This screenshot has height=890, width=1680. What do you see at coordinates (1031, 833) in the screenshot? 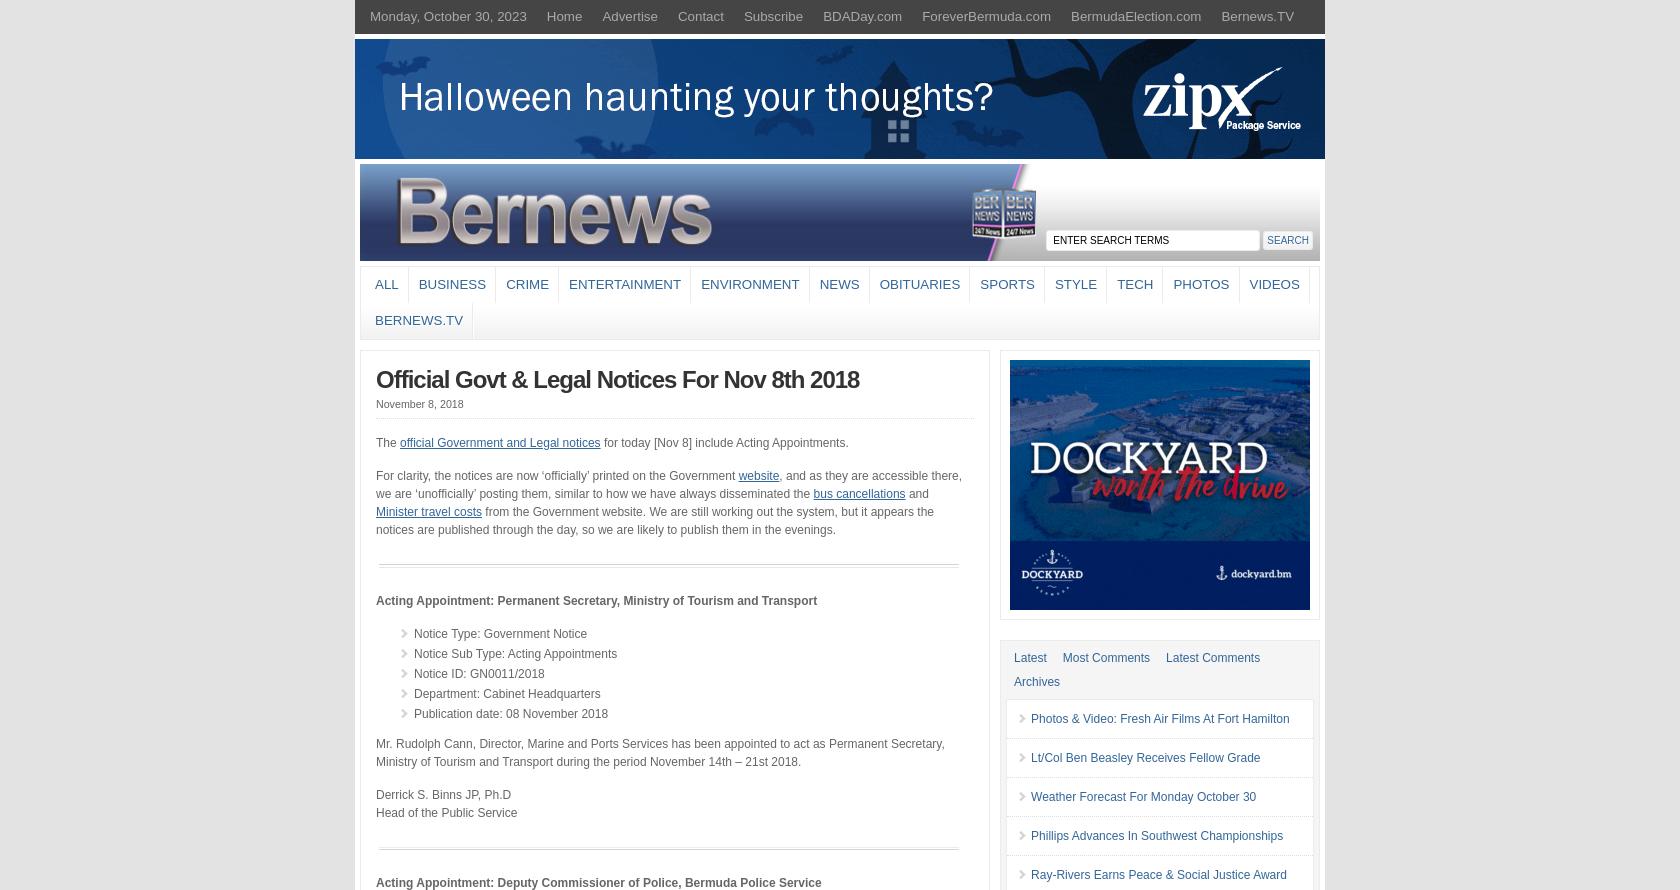
I see `'Phillips Advances In Southwest Championships'` at bounding box center [1031, 833].